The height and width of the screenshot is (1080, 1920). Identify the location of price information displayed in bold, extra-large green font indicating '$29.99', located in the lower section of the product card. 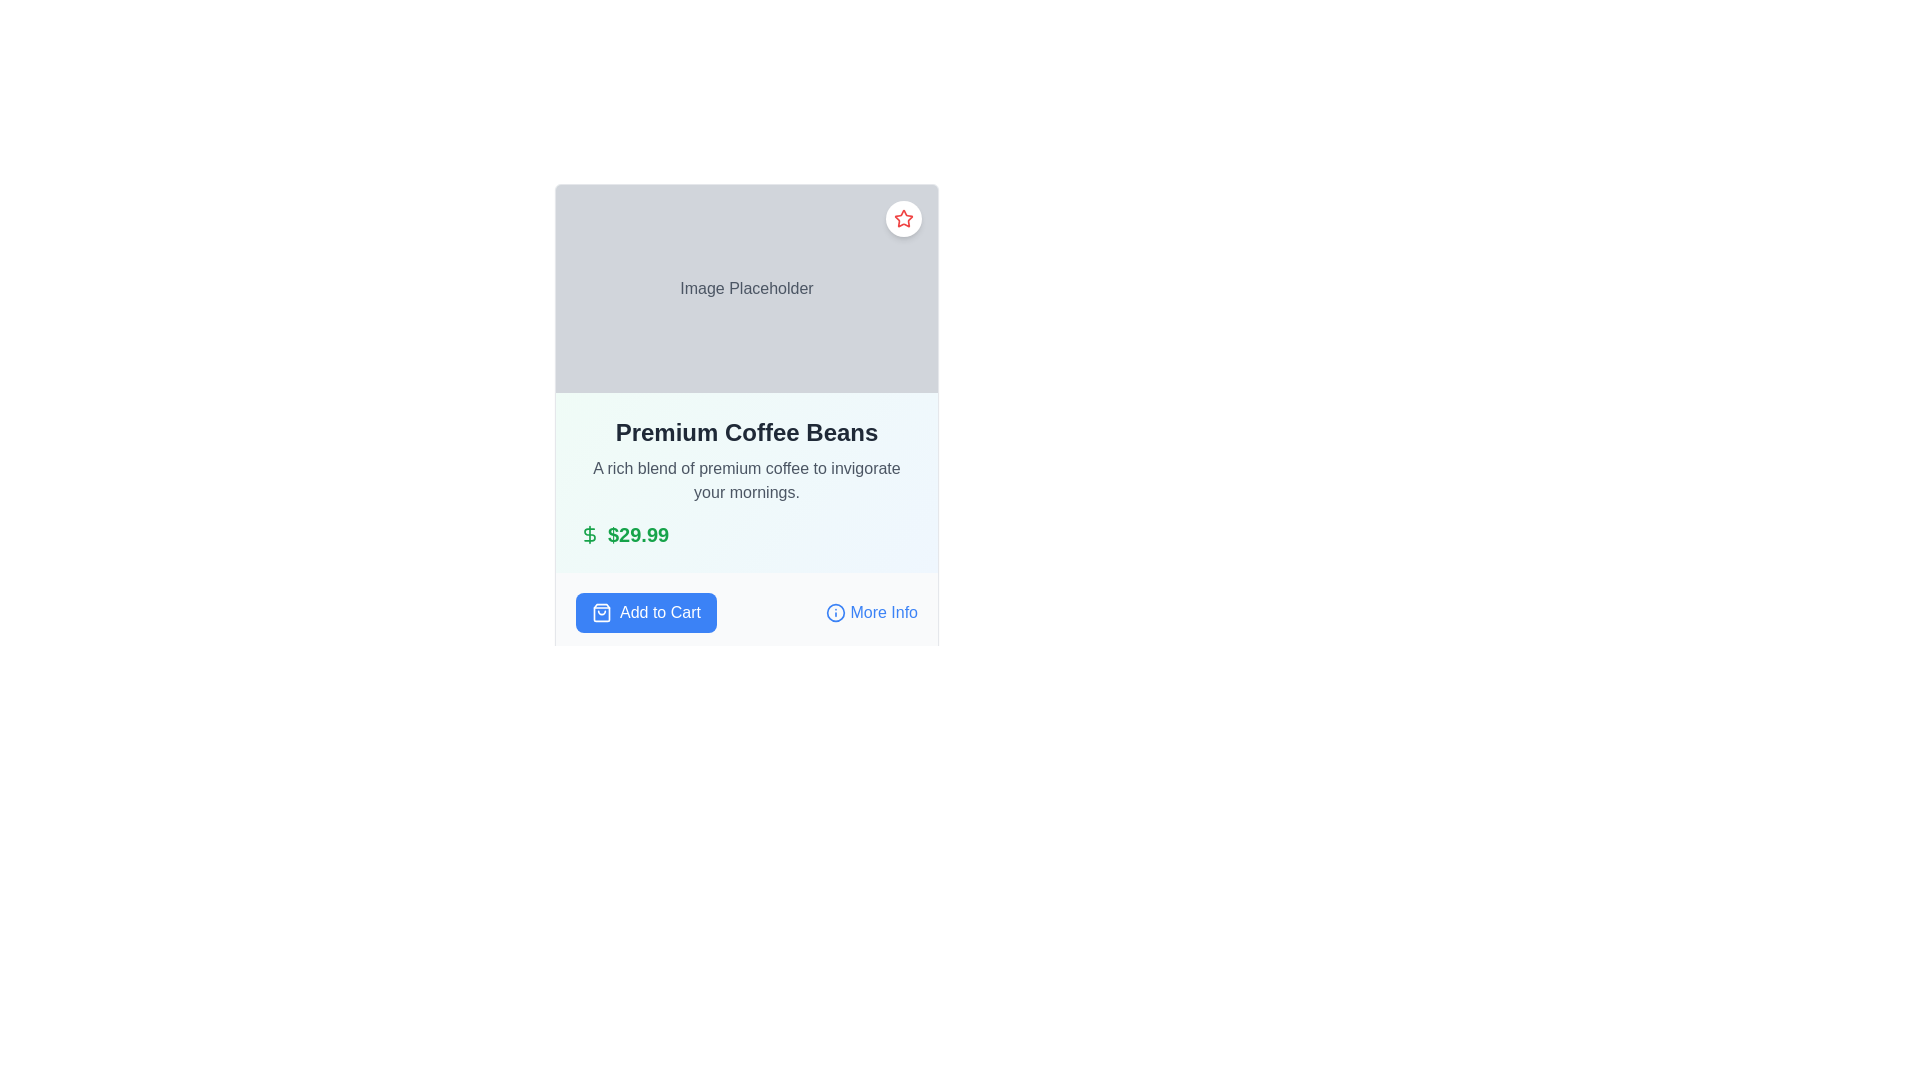
(637, 534).